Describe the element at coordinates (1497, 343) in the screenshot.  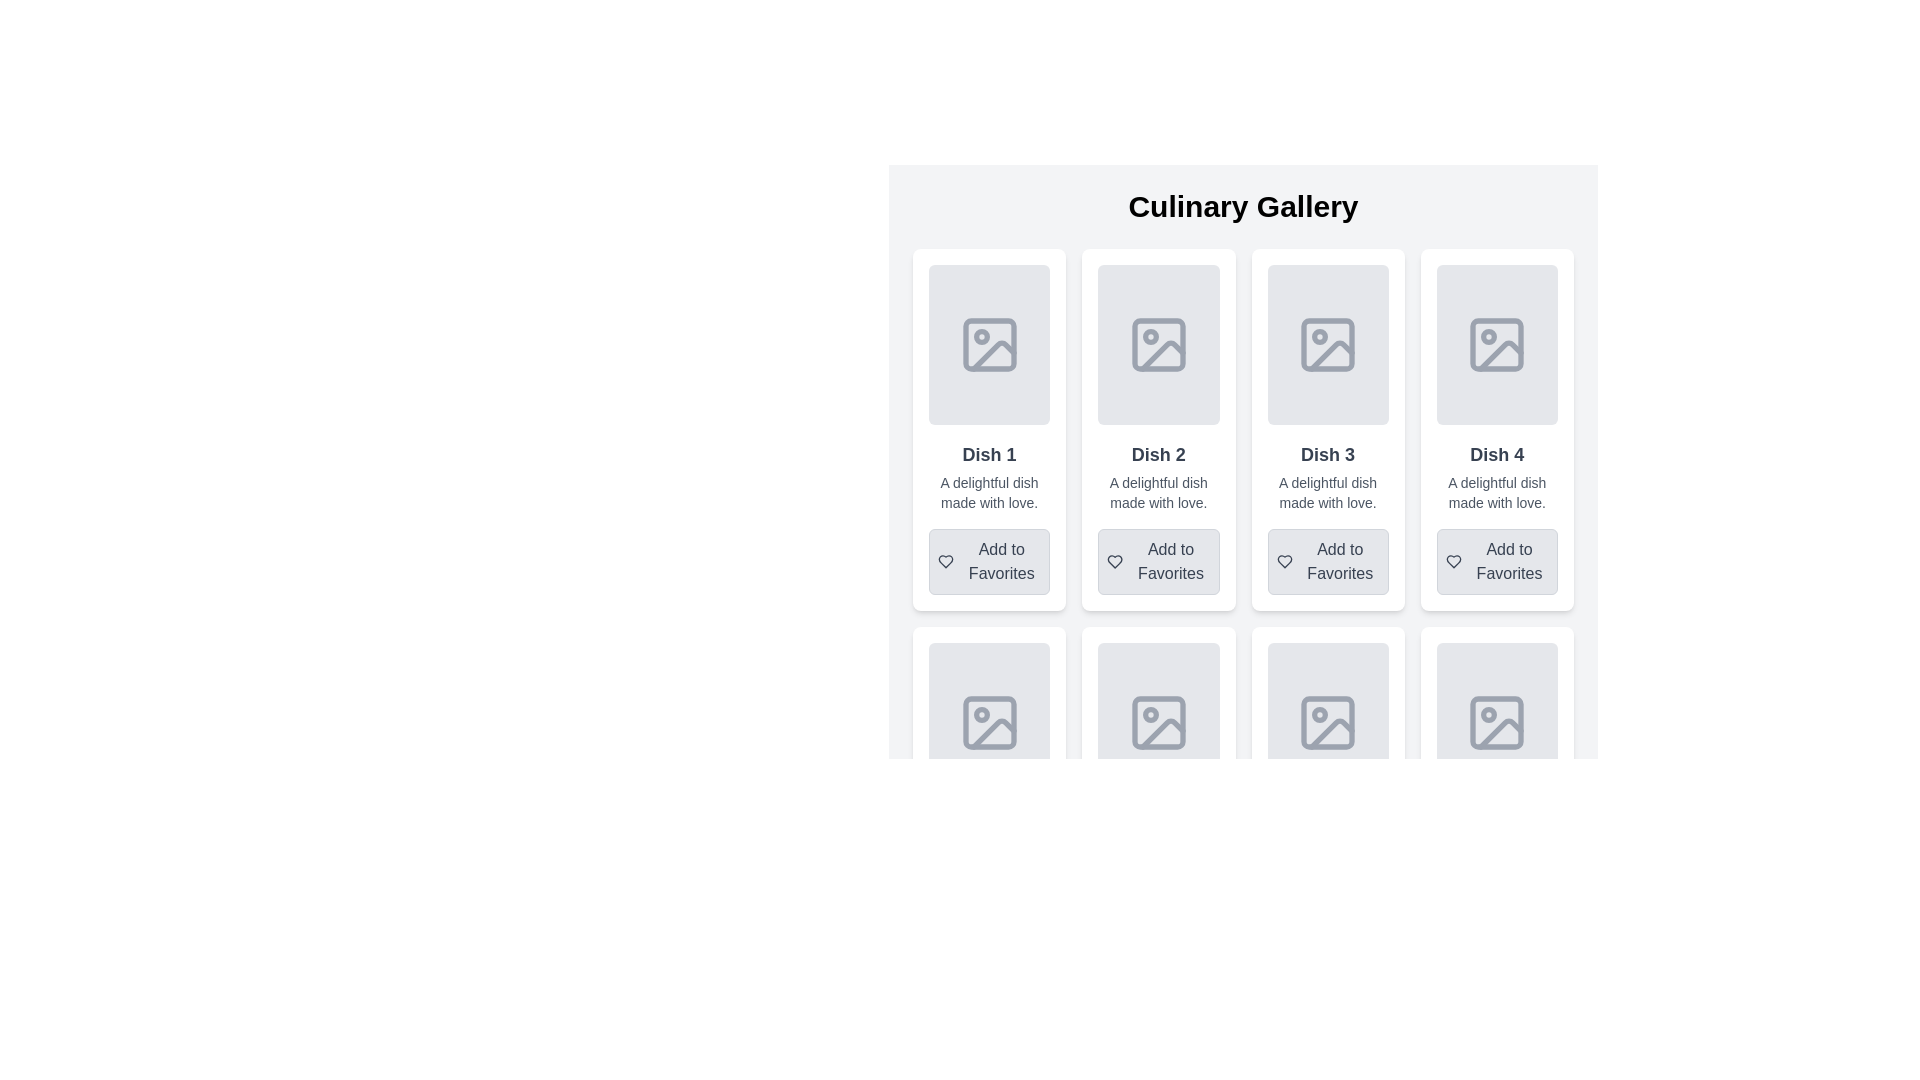
I see `the top-left rounded rectangle of the image icon in the 'Culinary Gallery' card labeled 'Dish 4'` at that location.